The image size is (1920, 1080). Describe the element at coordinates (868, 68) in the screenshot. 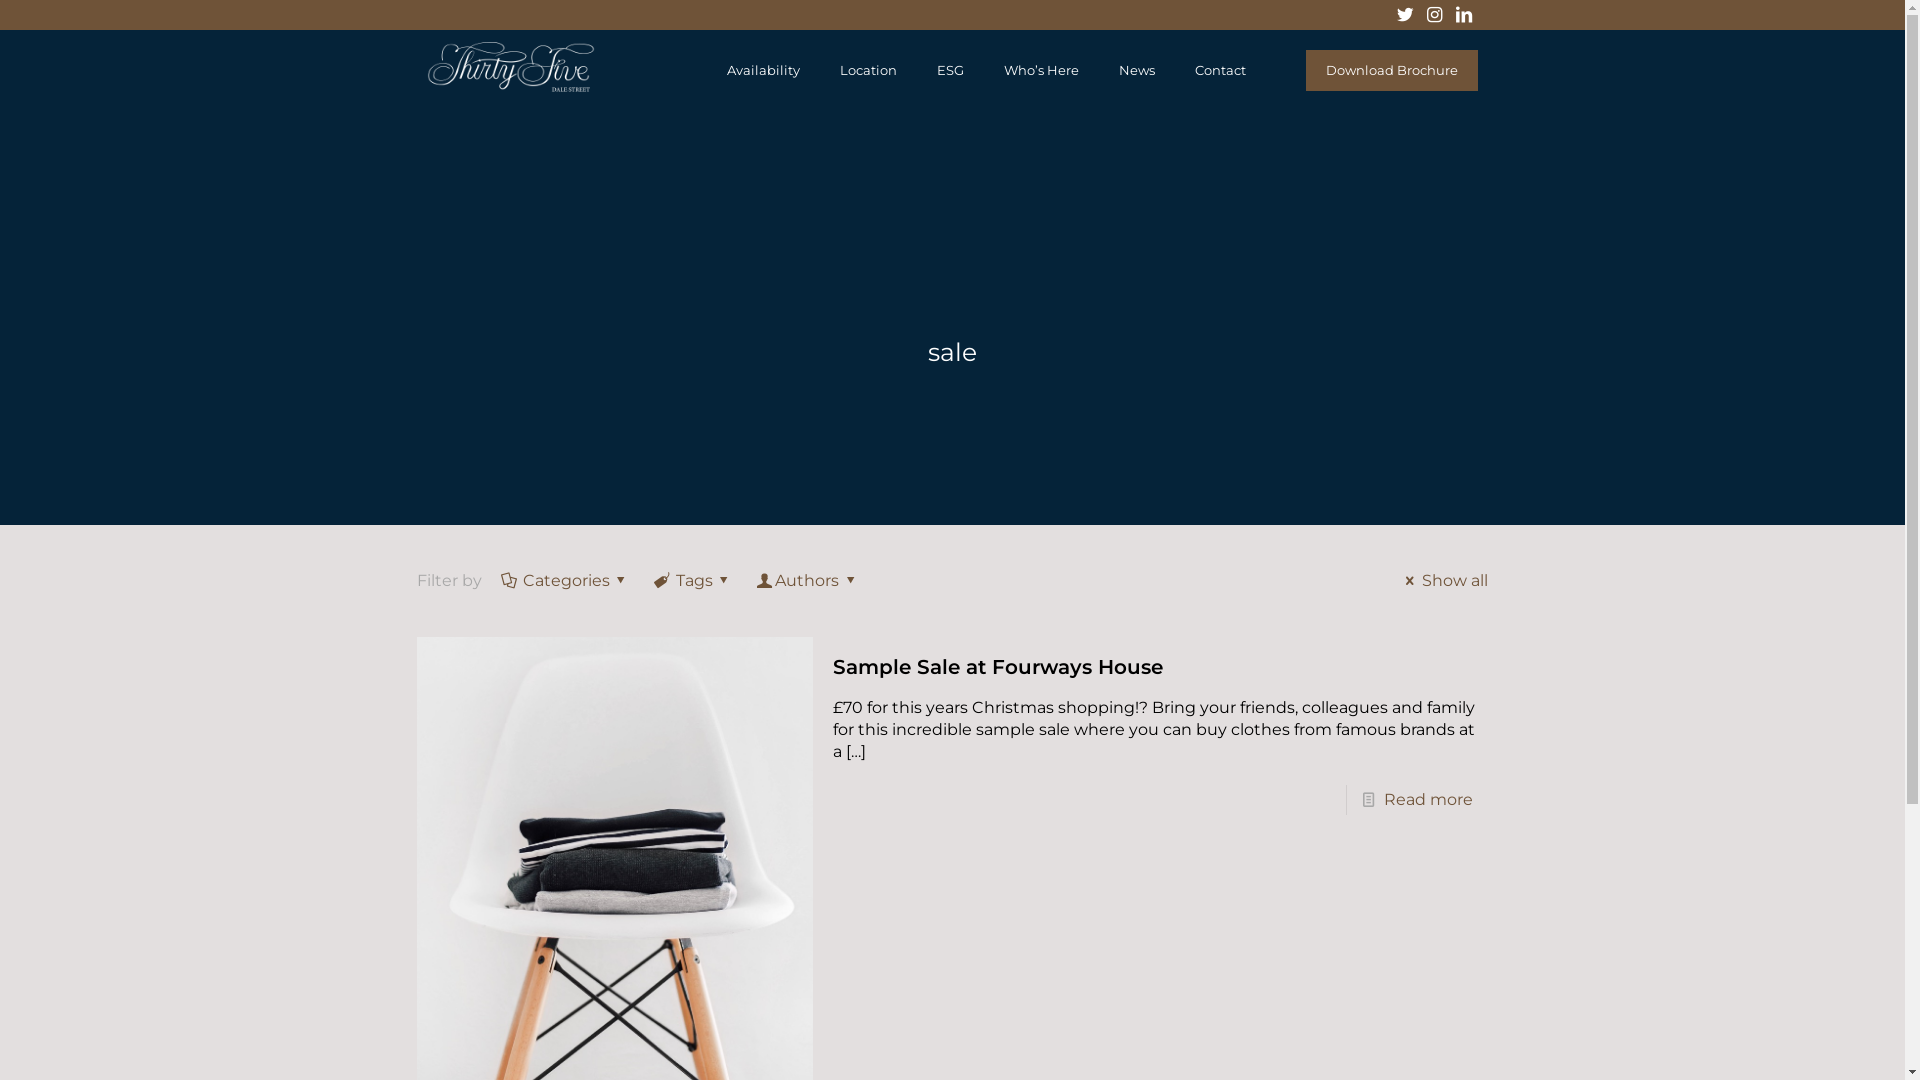

I see `'Location'` at that location.